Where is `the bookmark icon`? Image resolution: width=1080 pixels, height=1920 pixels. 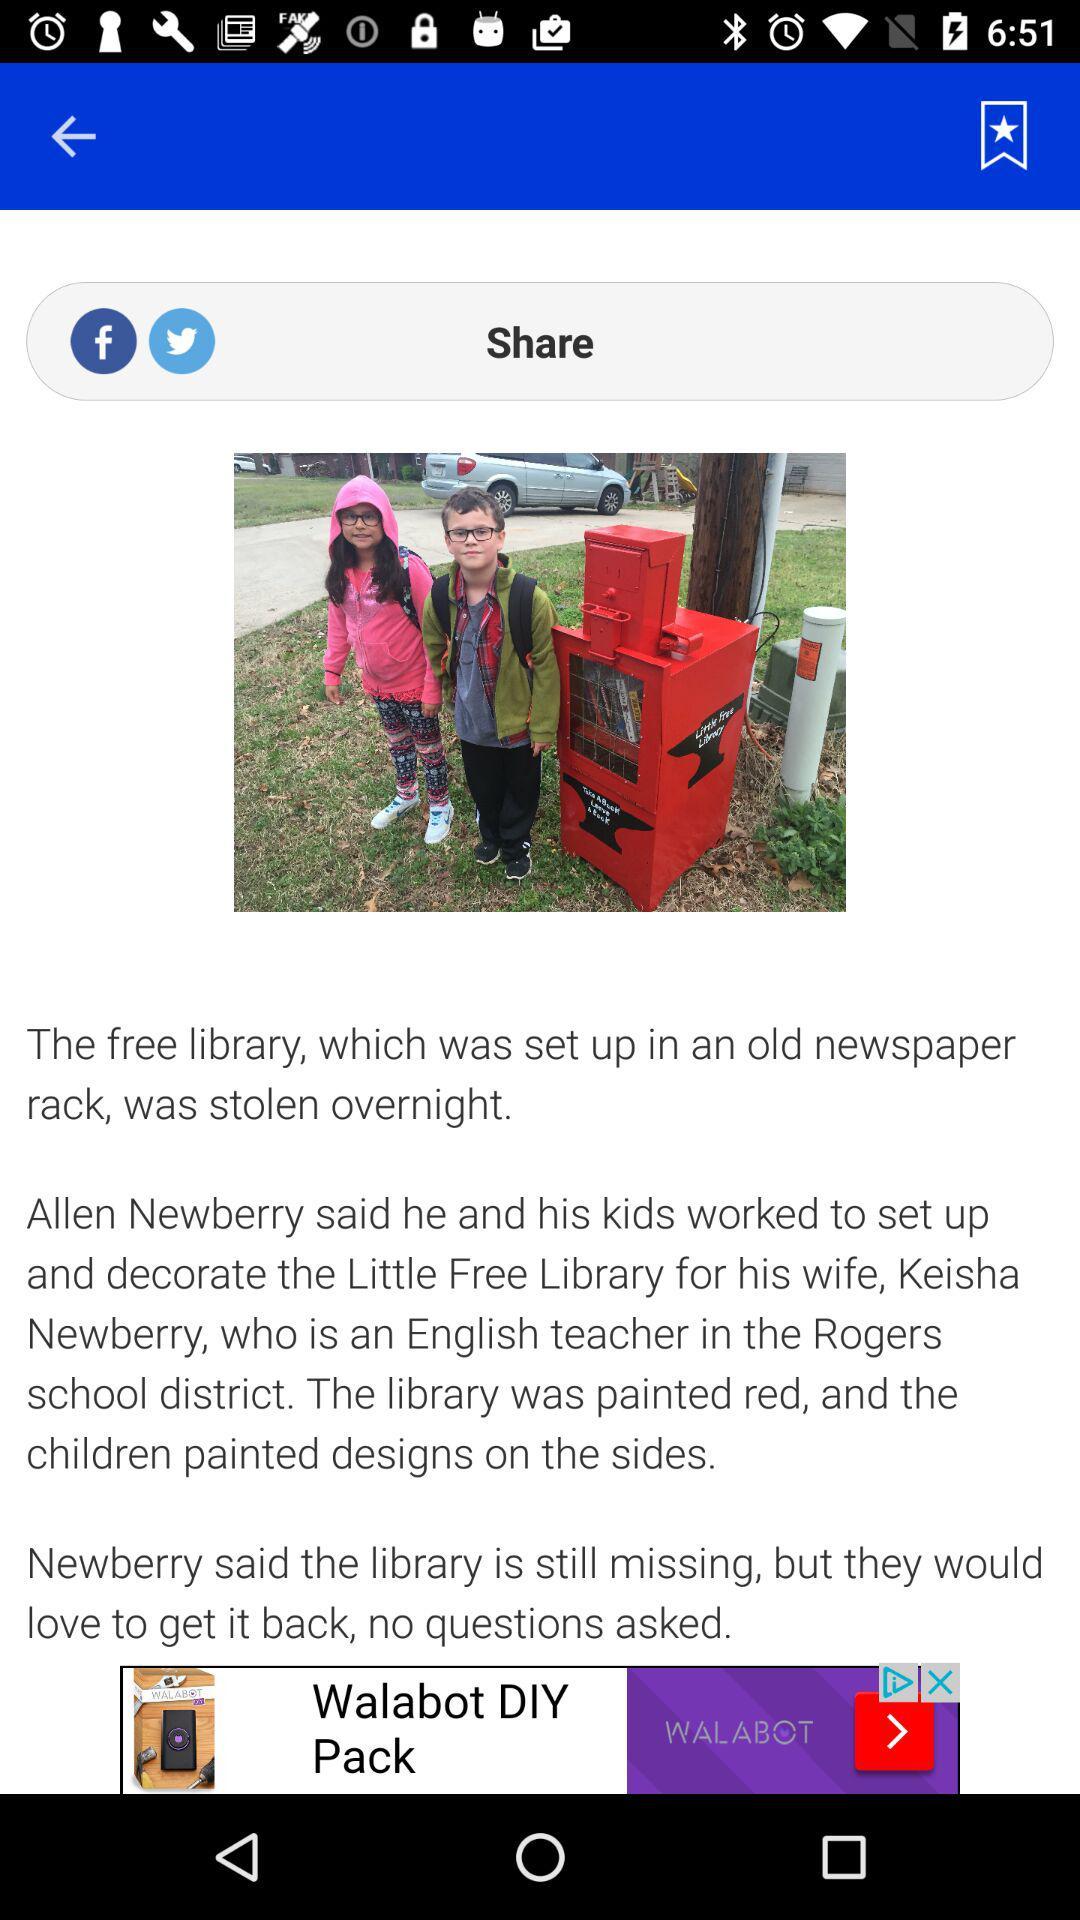
the bookmark icon is located at coordinates (1004, 135).